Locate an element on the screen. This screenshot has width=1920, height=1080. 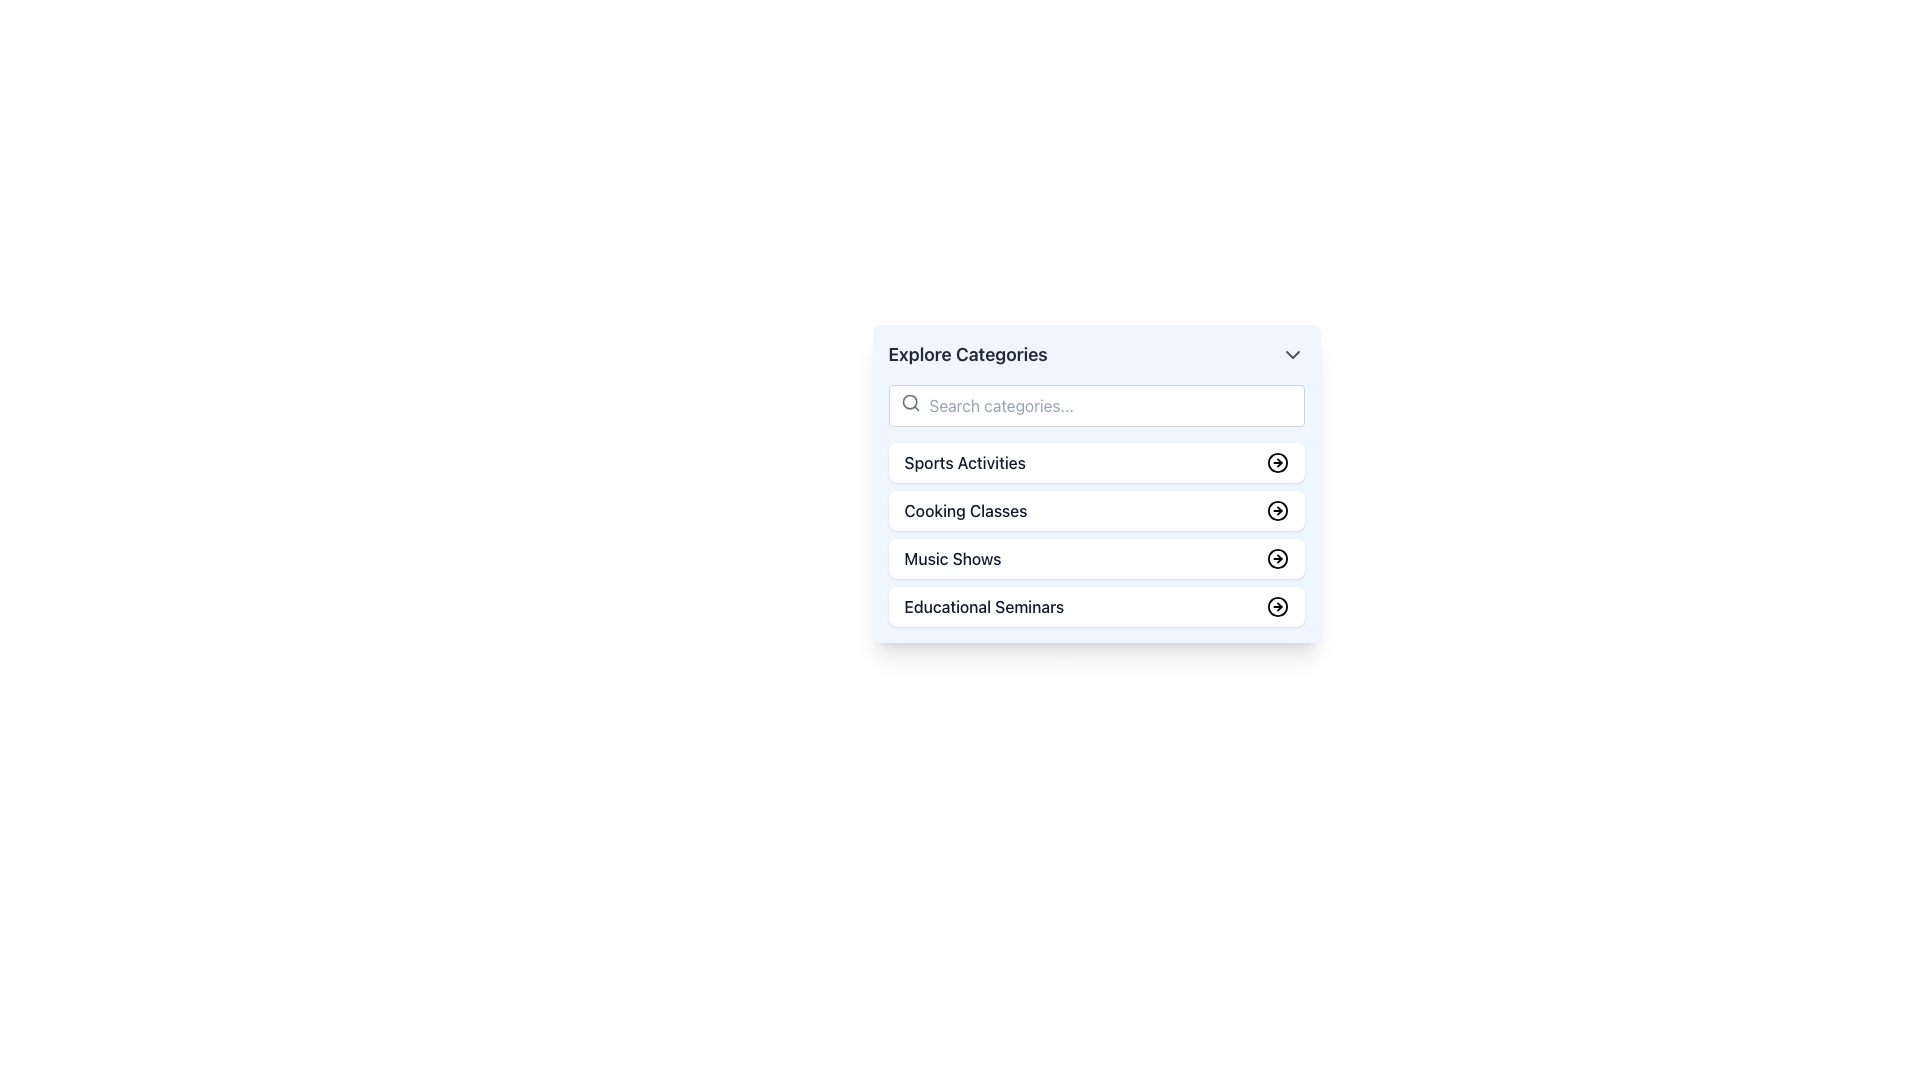
the 'Cooking Classes' button, which is a rectangular button with rounded corners located under 'Sports Activities' and above 'Music Shows' in the 'Explore Categories' section is located at coordinates (1095, 509).